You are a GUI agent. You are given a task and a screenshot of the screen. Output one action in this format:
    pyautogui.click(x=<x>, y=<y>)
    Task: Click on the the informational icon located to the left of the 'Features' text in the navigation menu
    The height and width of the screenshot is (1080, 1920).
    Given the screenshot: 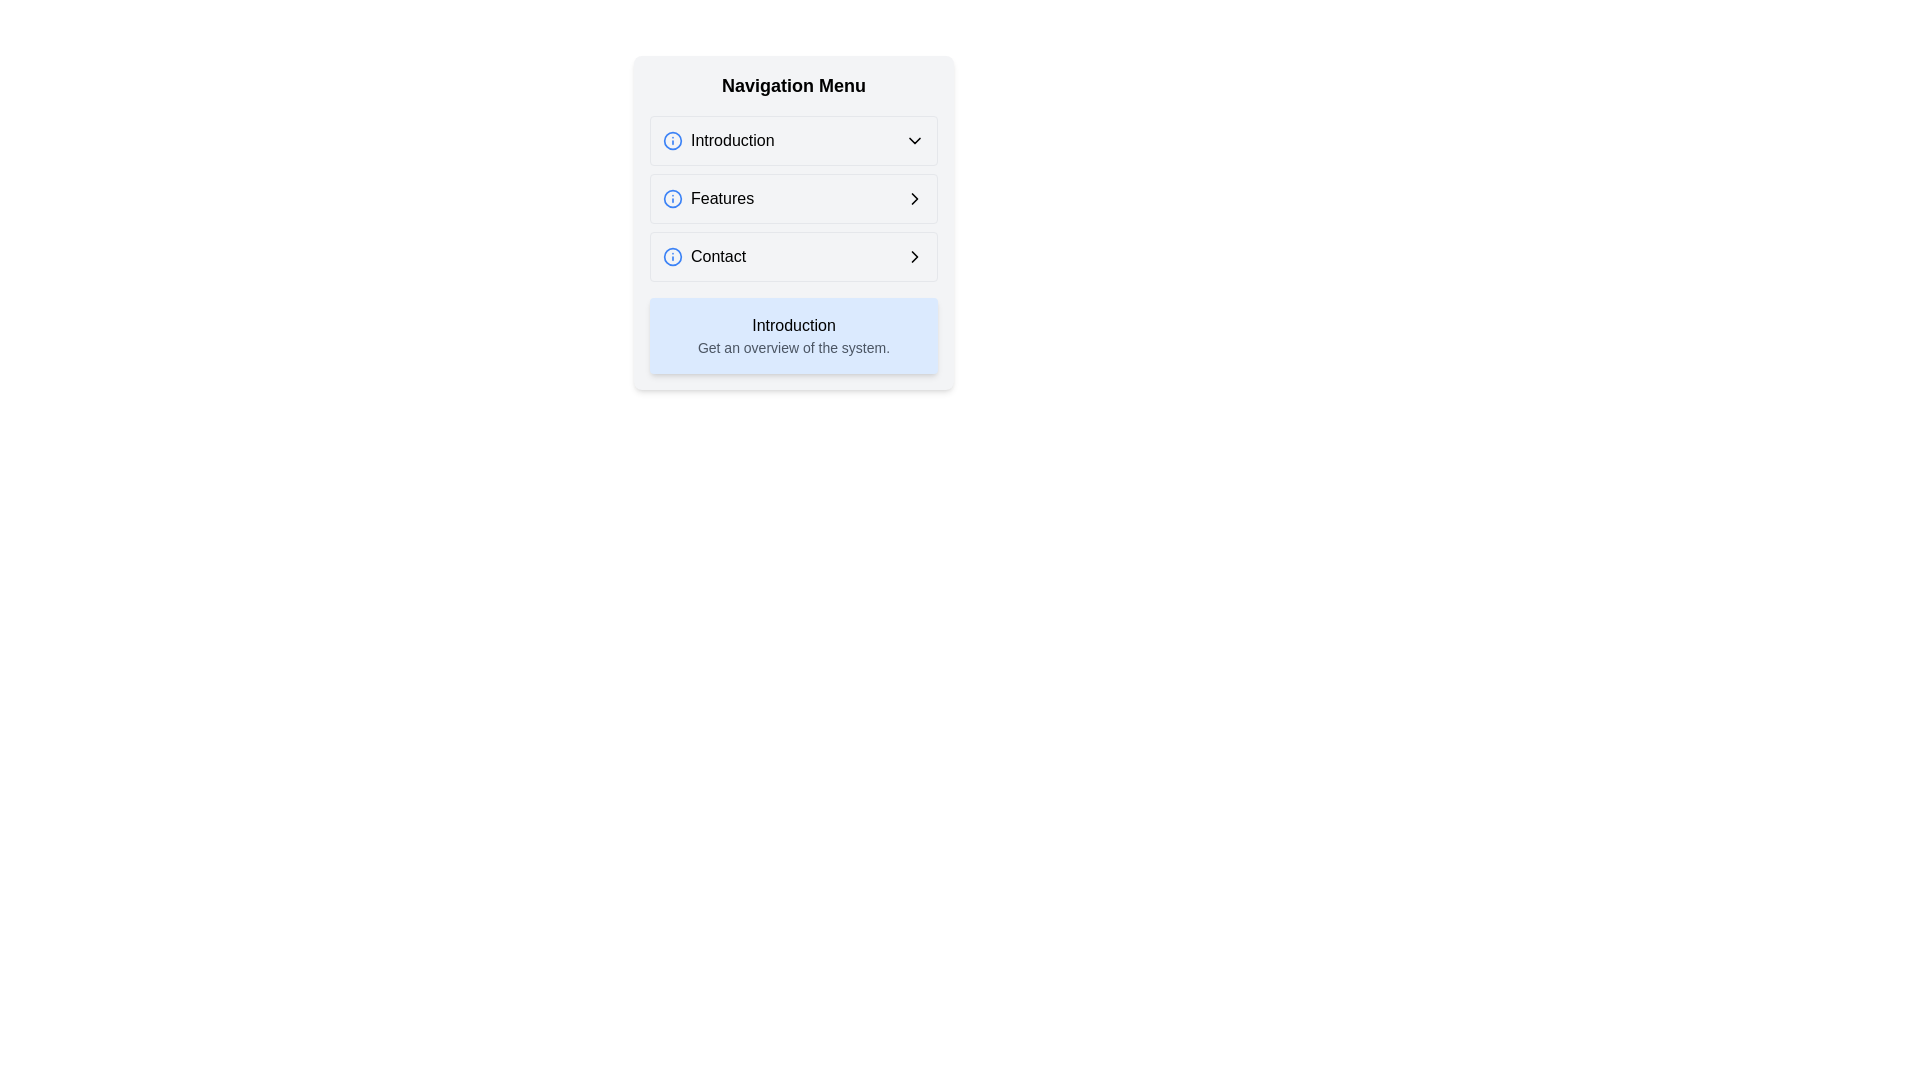 What is the action you would take?
    pyautogui.click(x=672, y=199)
    